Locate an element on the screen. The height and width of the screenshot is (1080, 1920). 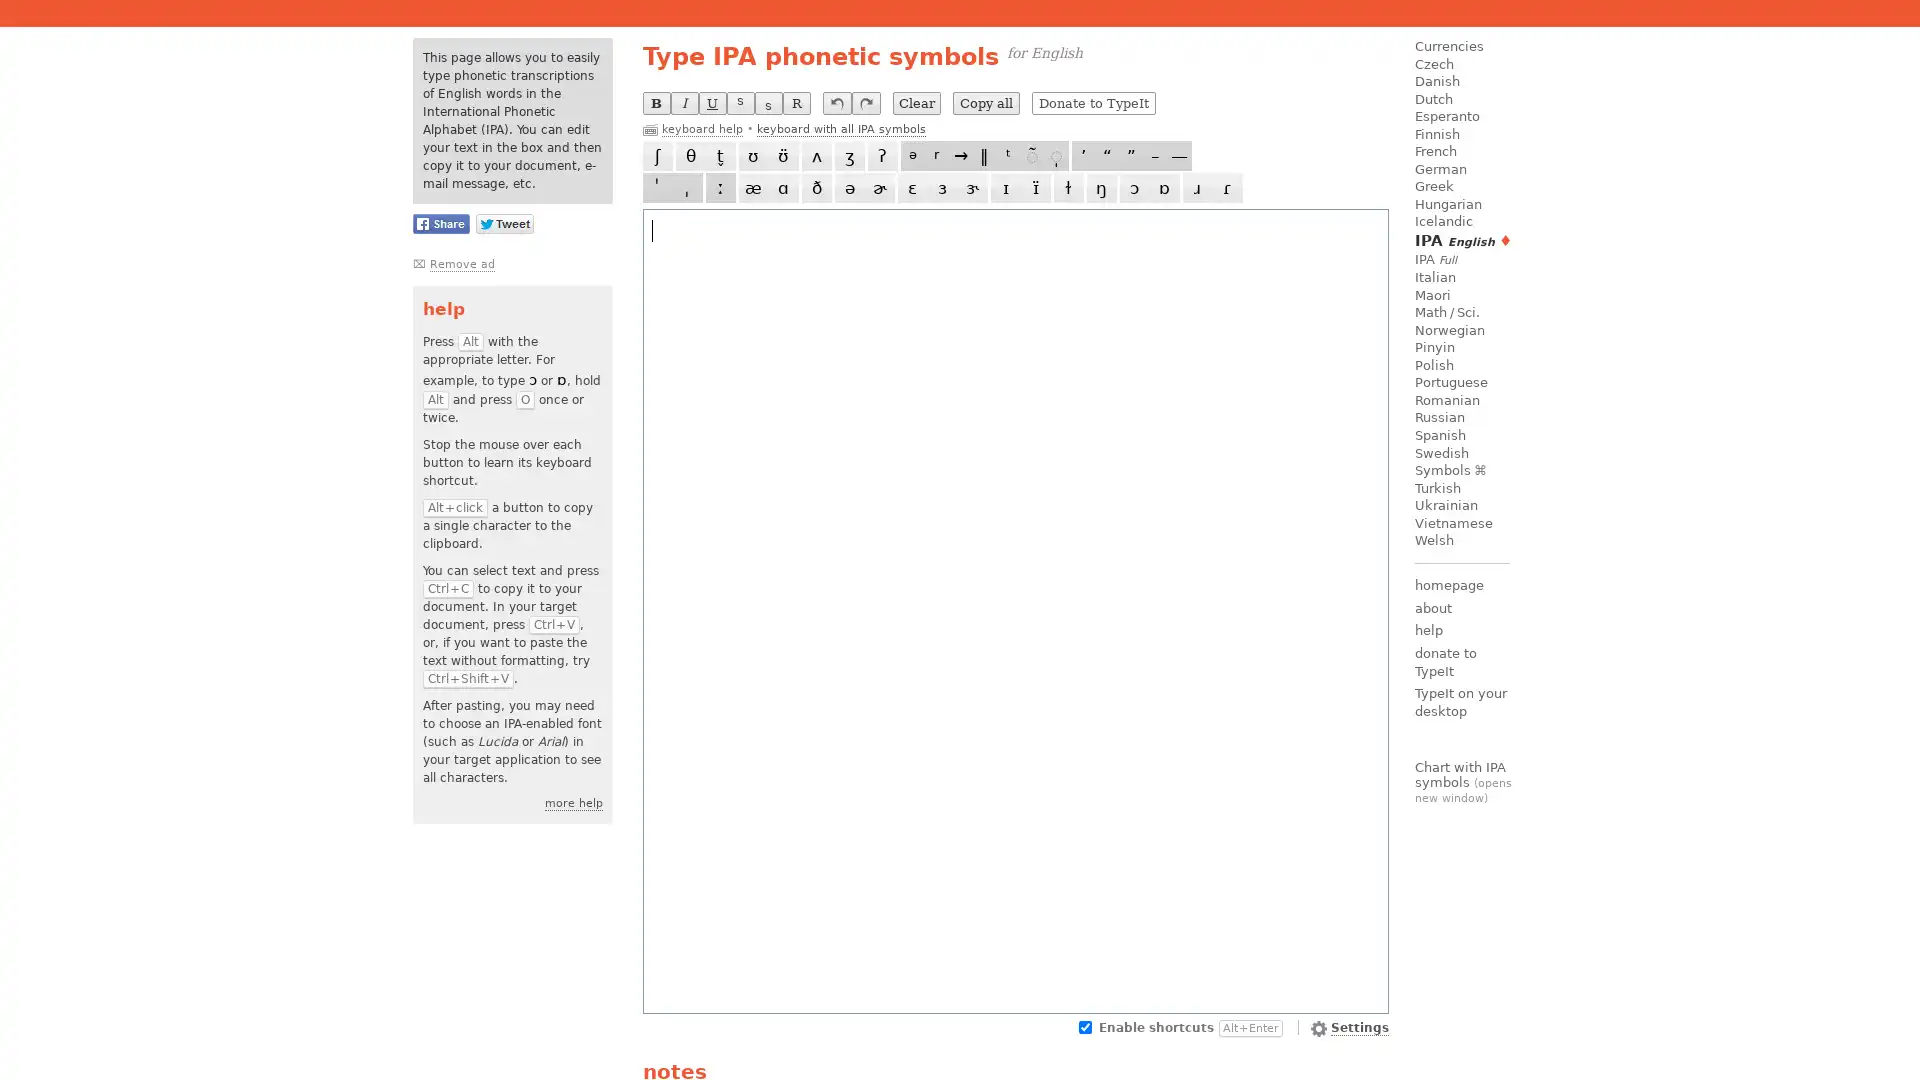
Alt+Q / Alt+, [comma] / Hold Alt, press ' twice is located at coordinates (657, 186).